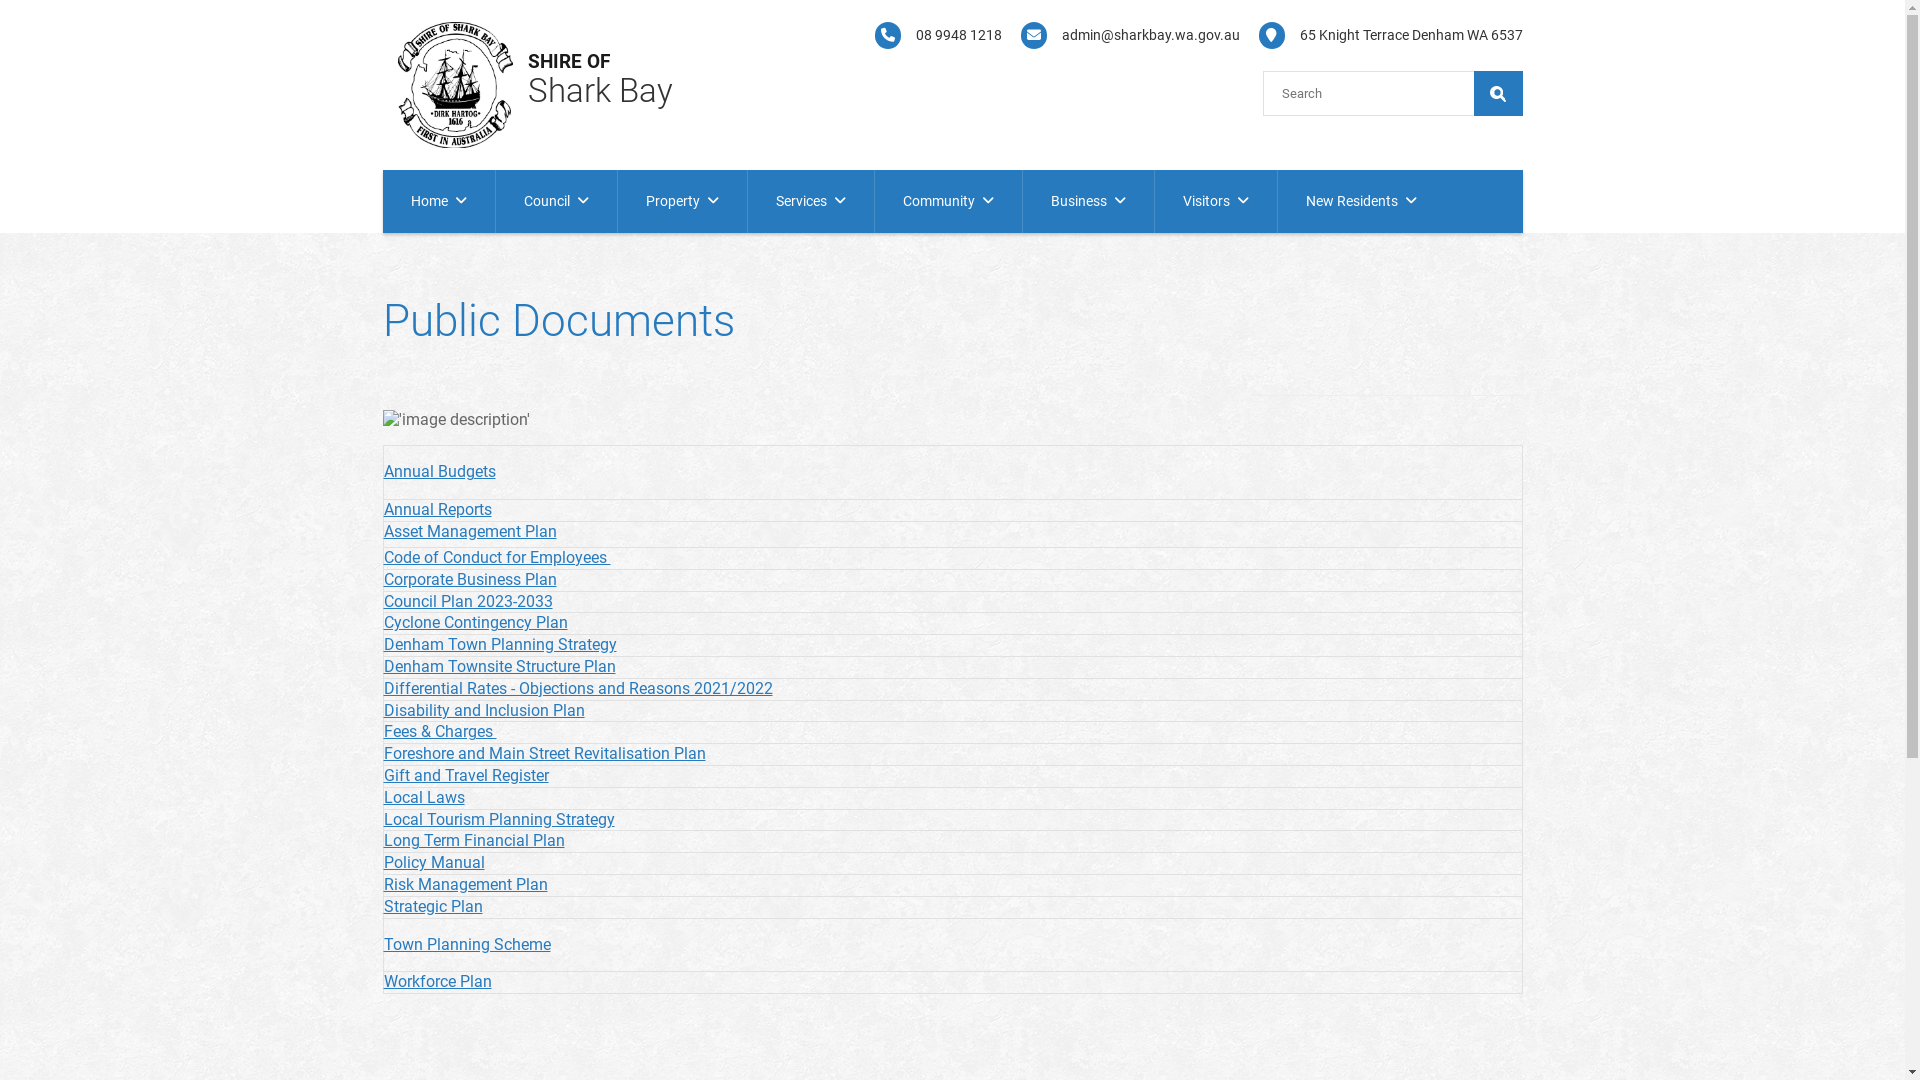 The image size is (1920, 1080). I want to click on 'Denham Town Planning Strategy', so click(500, 644).